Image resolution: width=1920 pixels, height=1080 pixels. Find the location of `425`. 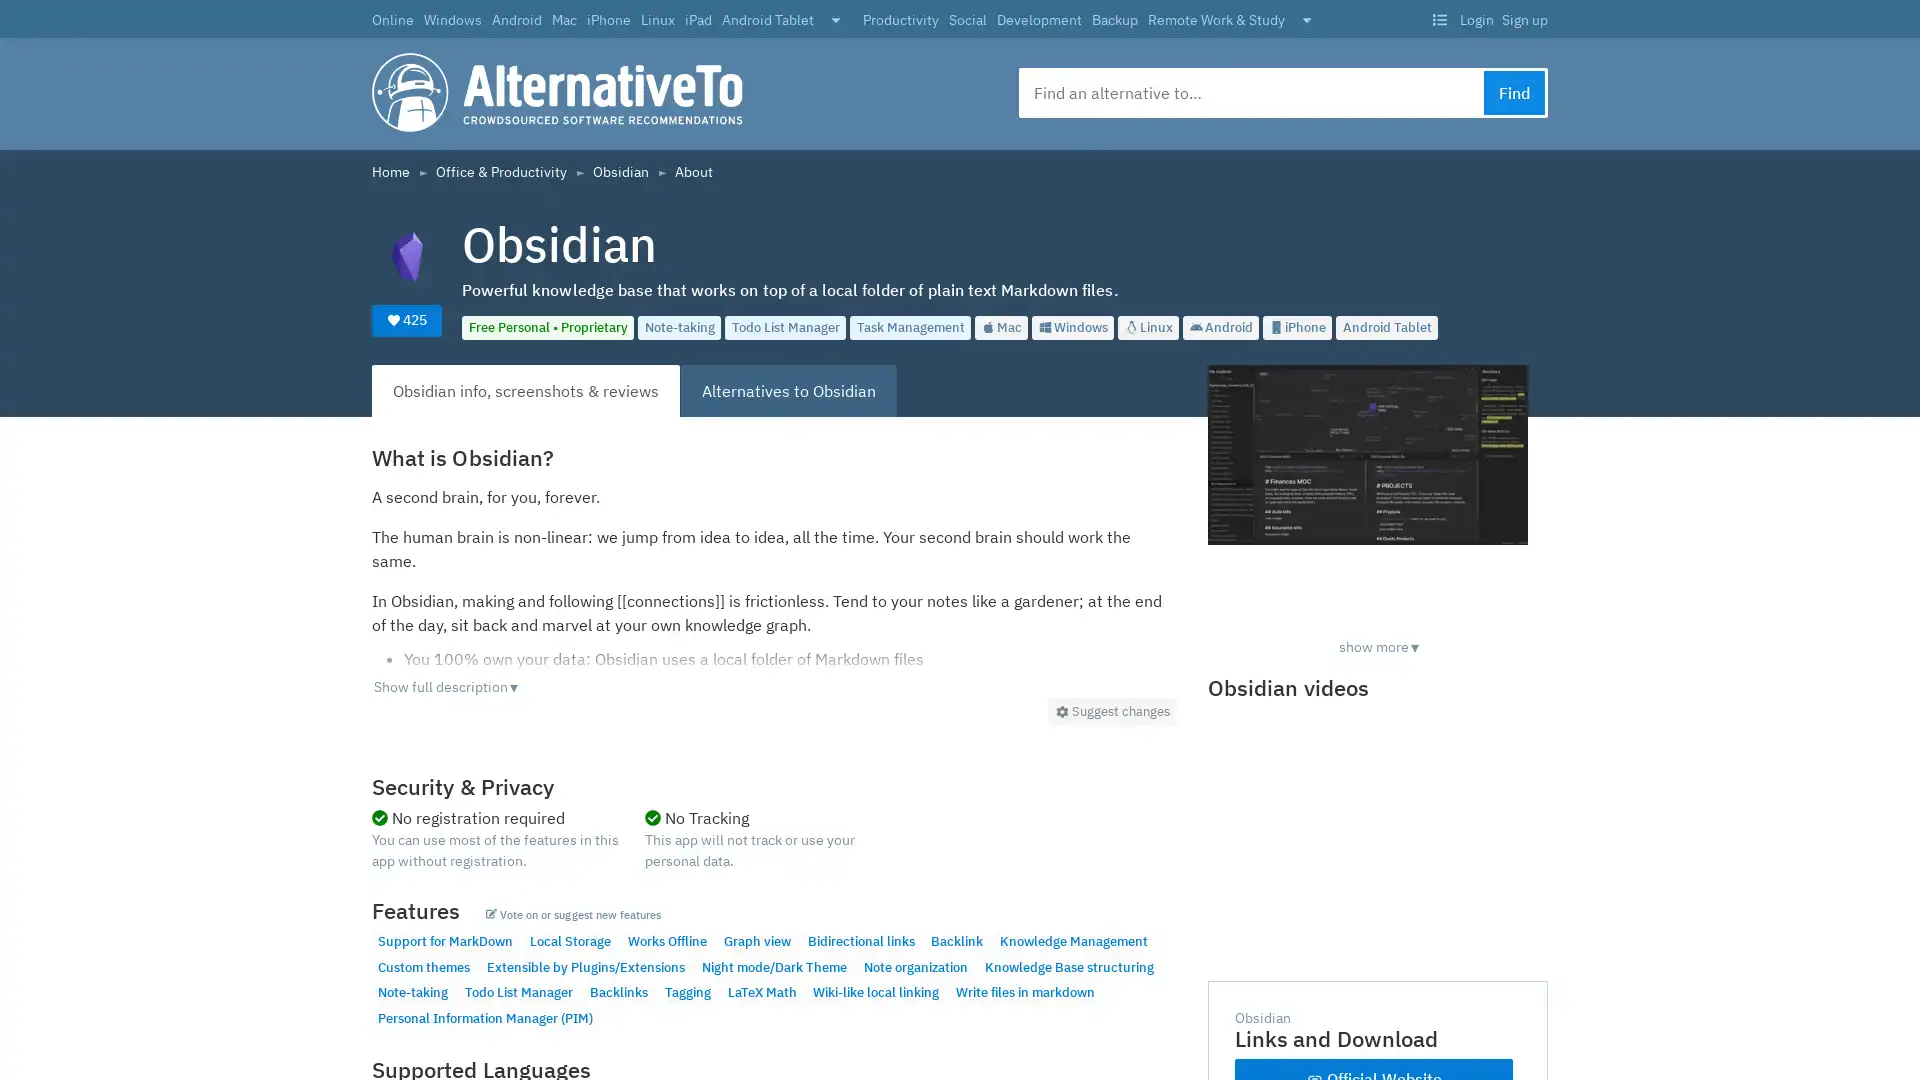

425 is located at coordinates (406, 319).